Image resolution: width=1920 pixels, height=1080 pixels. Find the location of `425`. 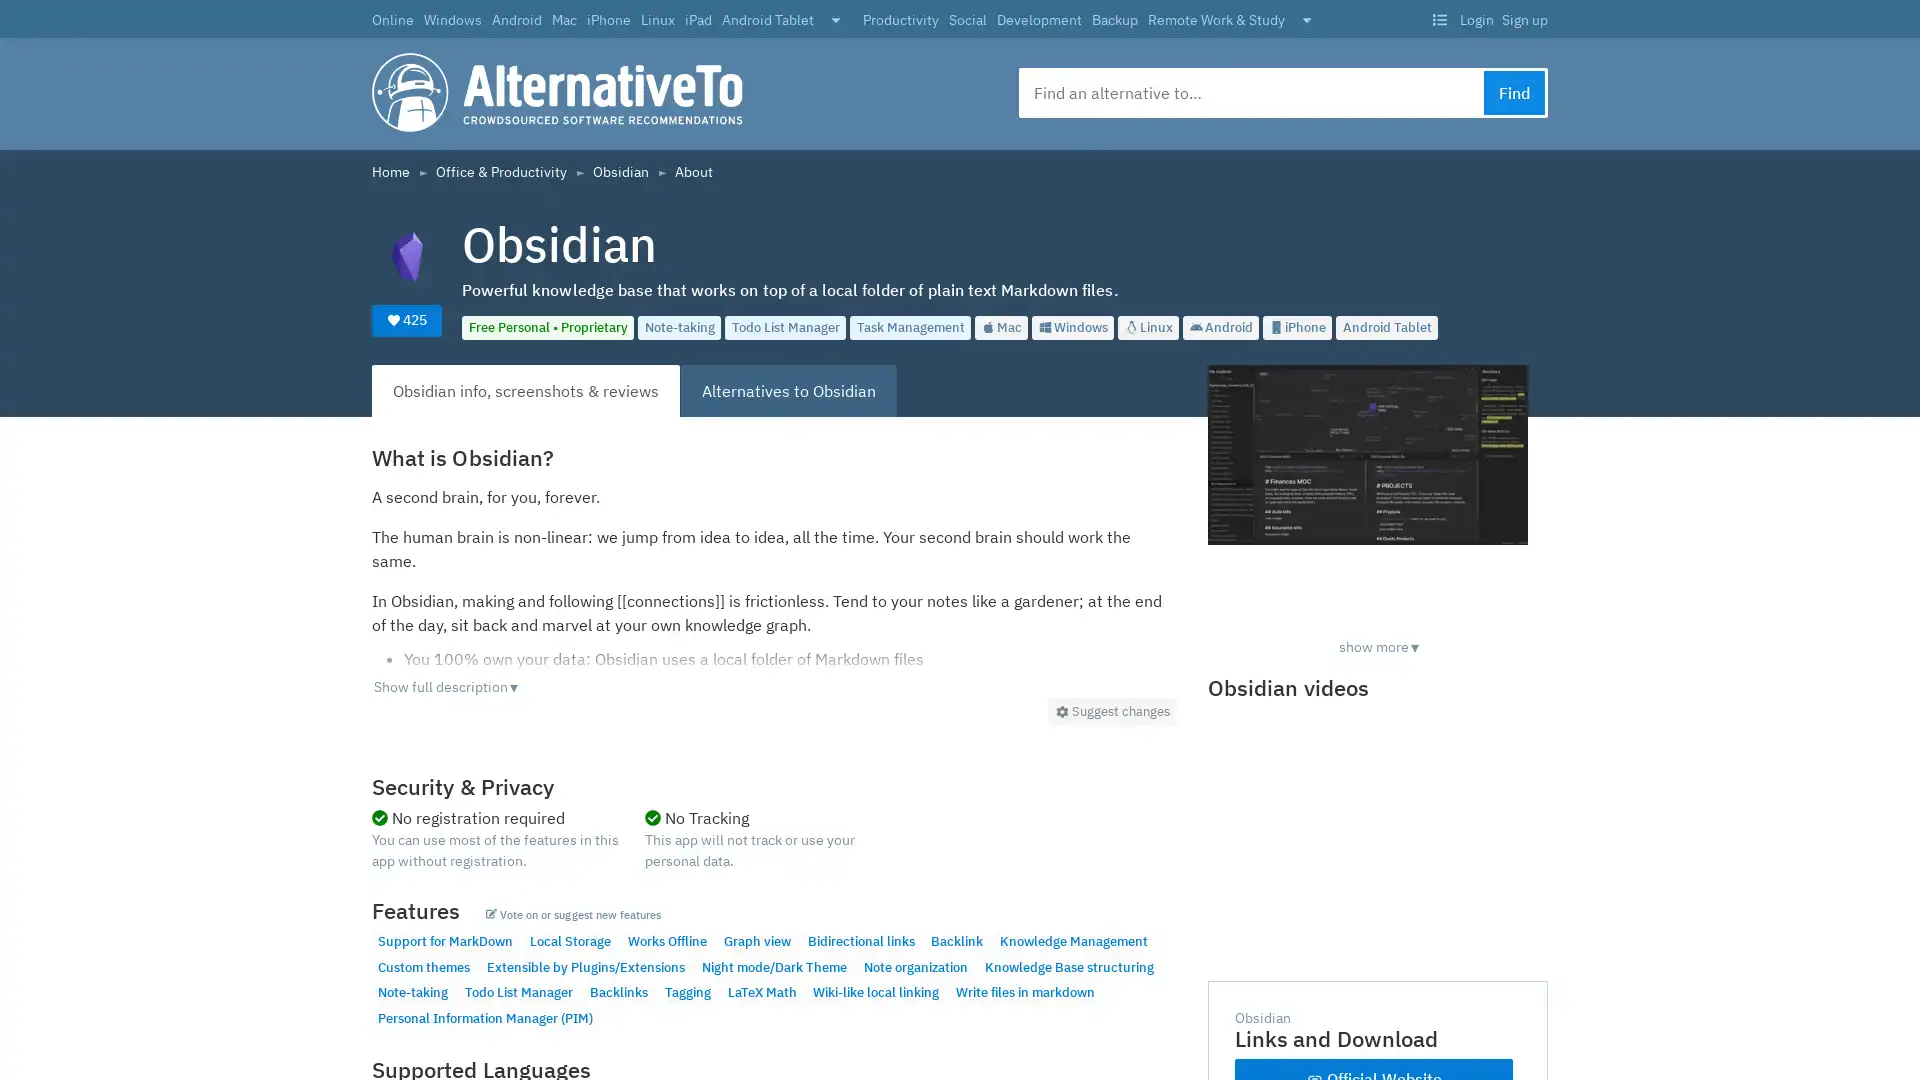

425 is located at coordinates (406, 319).